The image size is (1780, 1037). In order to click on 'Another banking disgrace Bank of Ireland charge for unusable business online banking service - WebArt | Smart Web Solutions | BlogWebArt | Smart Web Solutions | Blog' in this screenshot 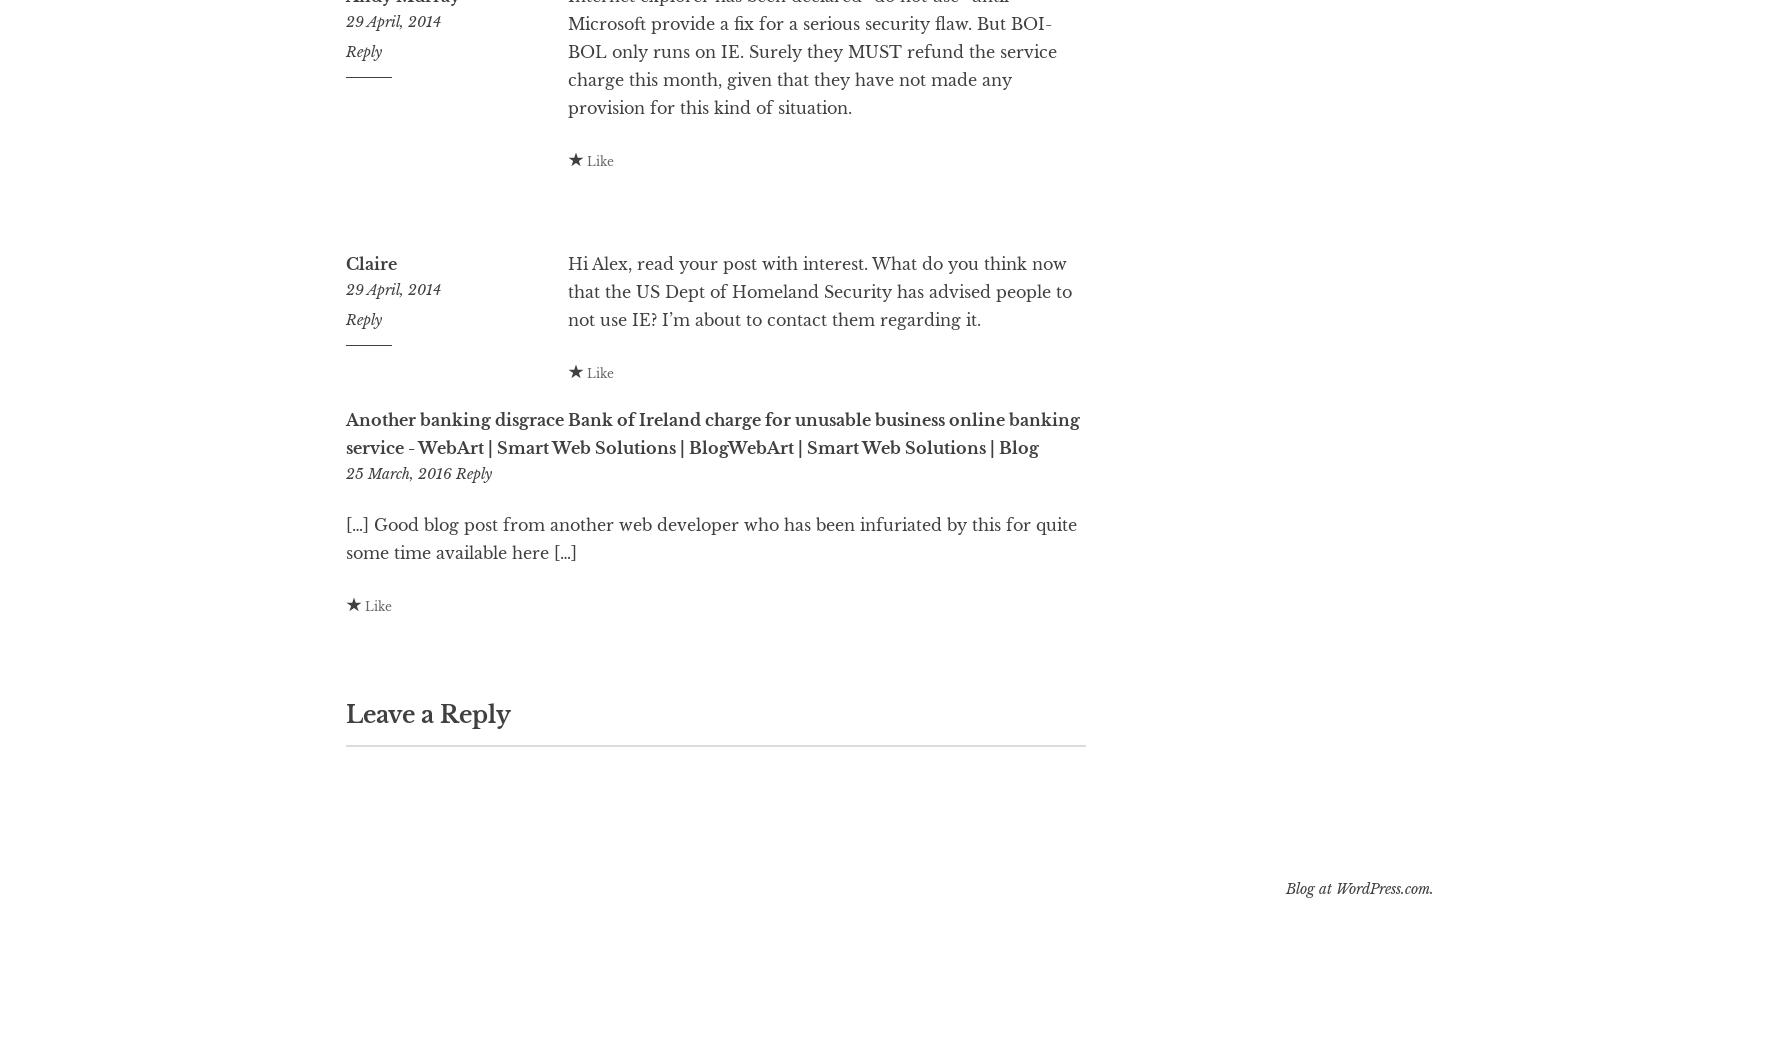, I will do `click(712, 513)`.